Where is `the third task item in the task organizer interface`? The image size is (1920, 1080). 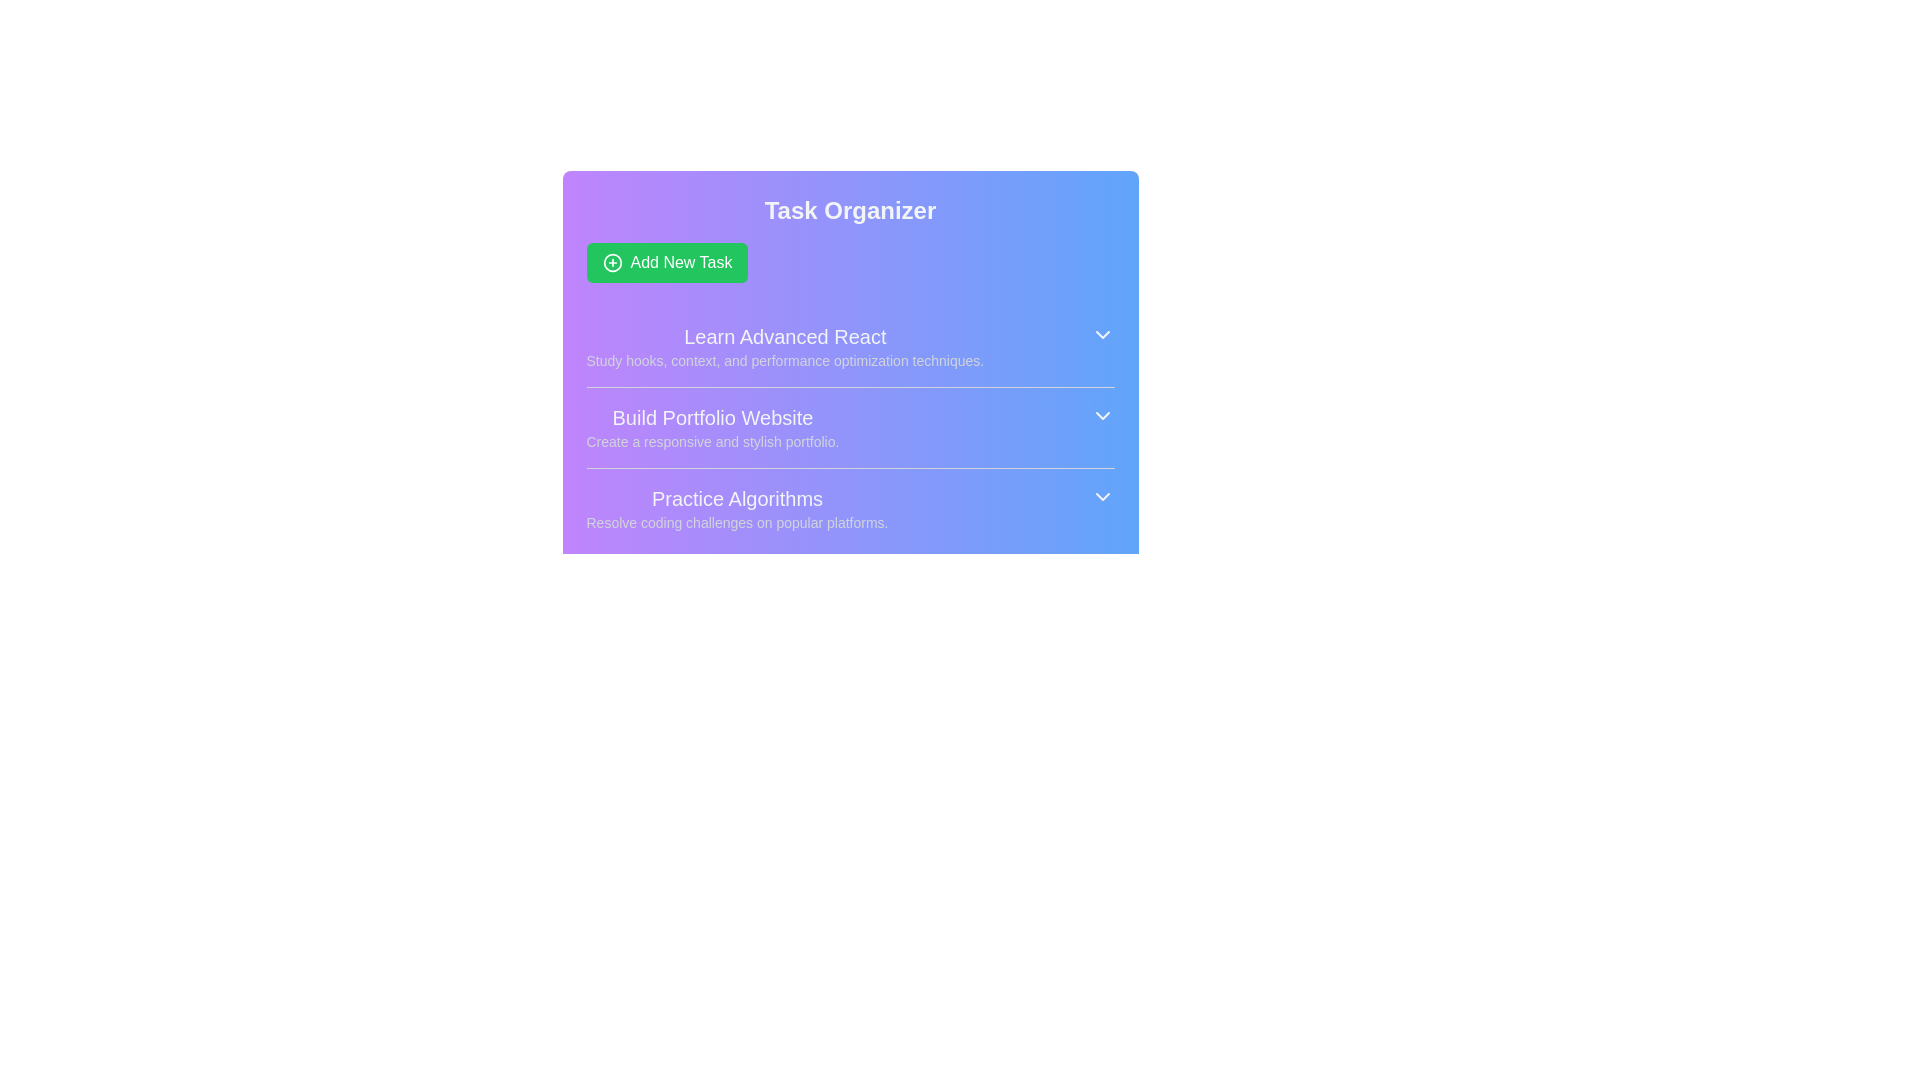 the third task item in the task organizer interface is located at coordinates (850, 507).